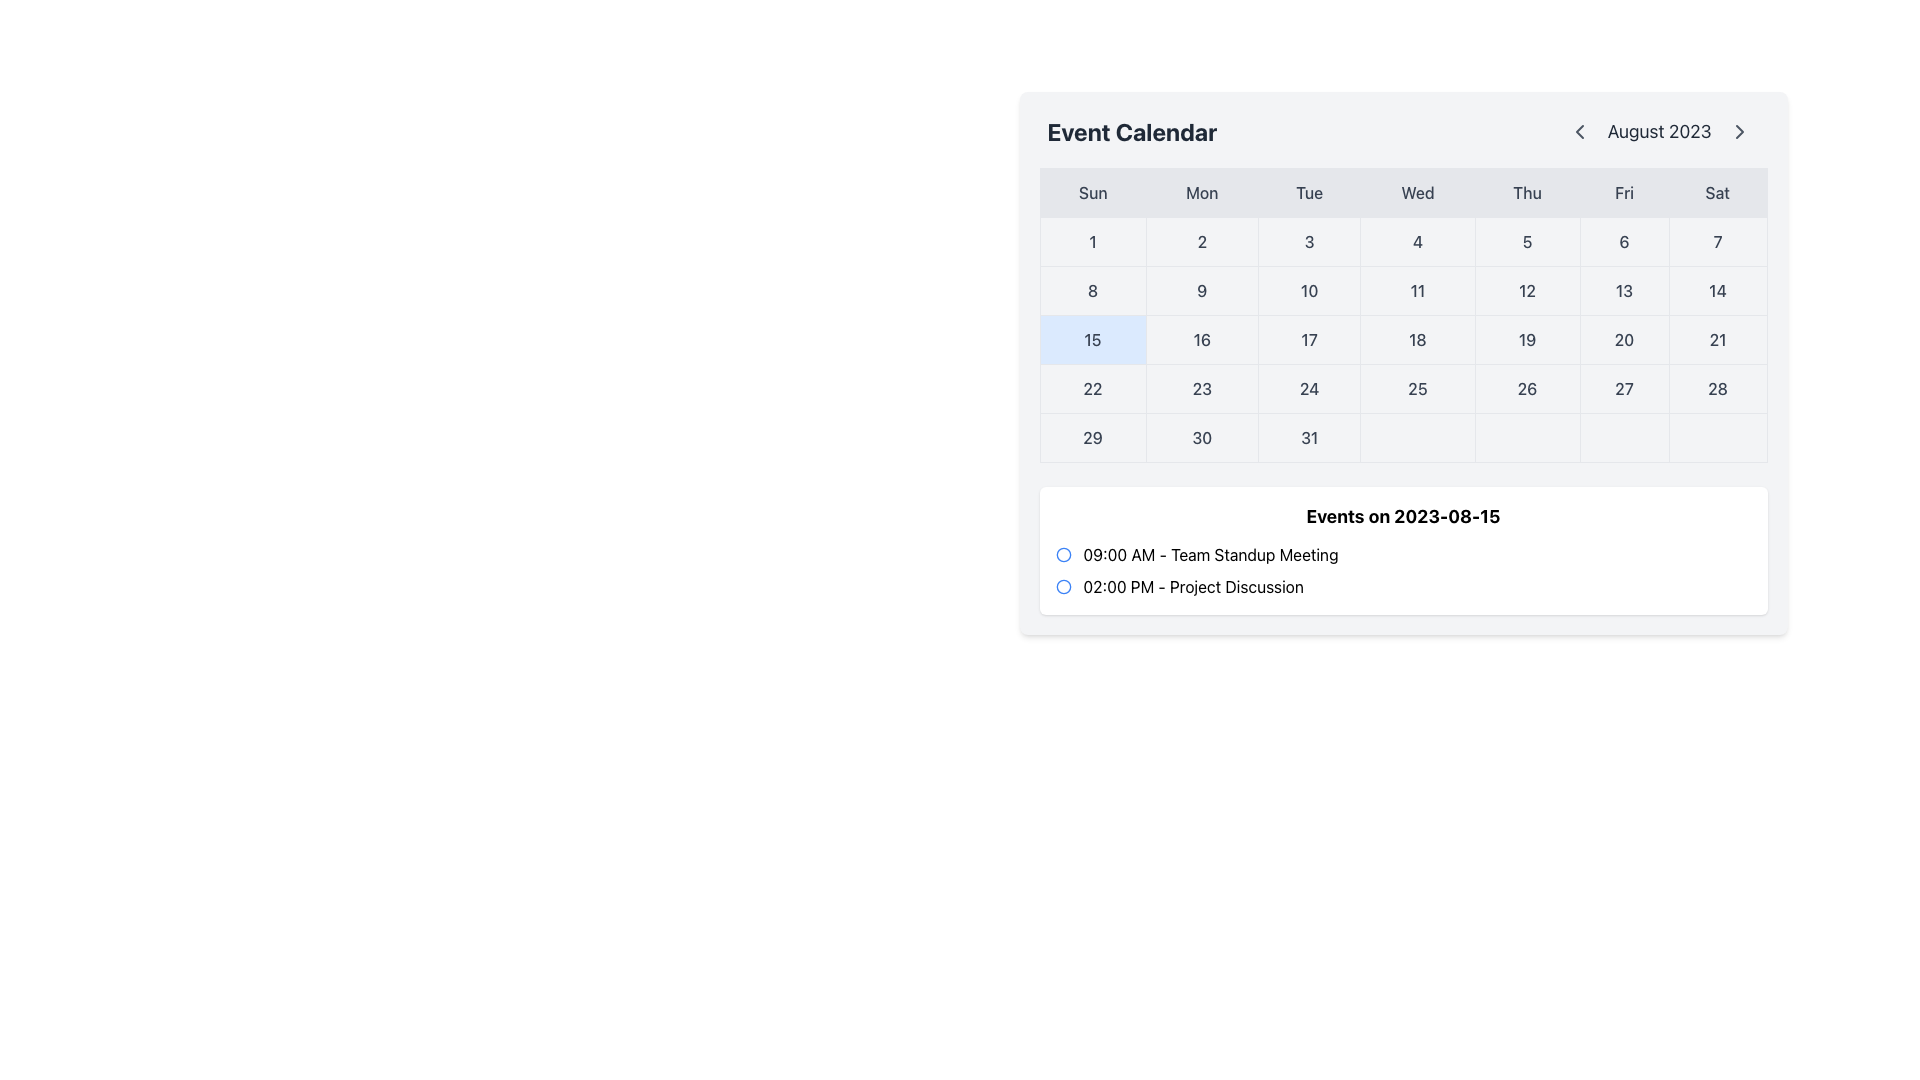 Image resolution: width=1920 pixels, height=1080 pixels. Describe the element at coordinates (1416, 290) in the screenshot. I see `the calendar date cell representing the 11th day of the month, located` at that location.